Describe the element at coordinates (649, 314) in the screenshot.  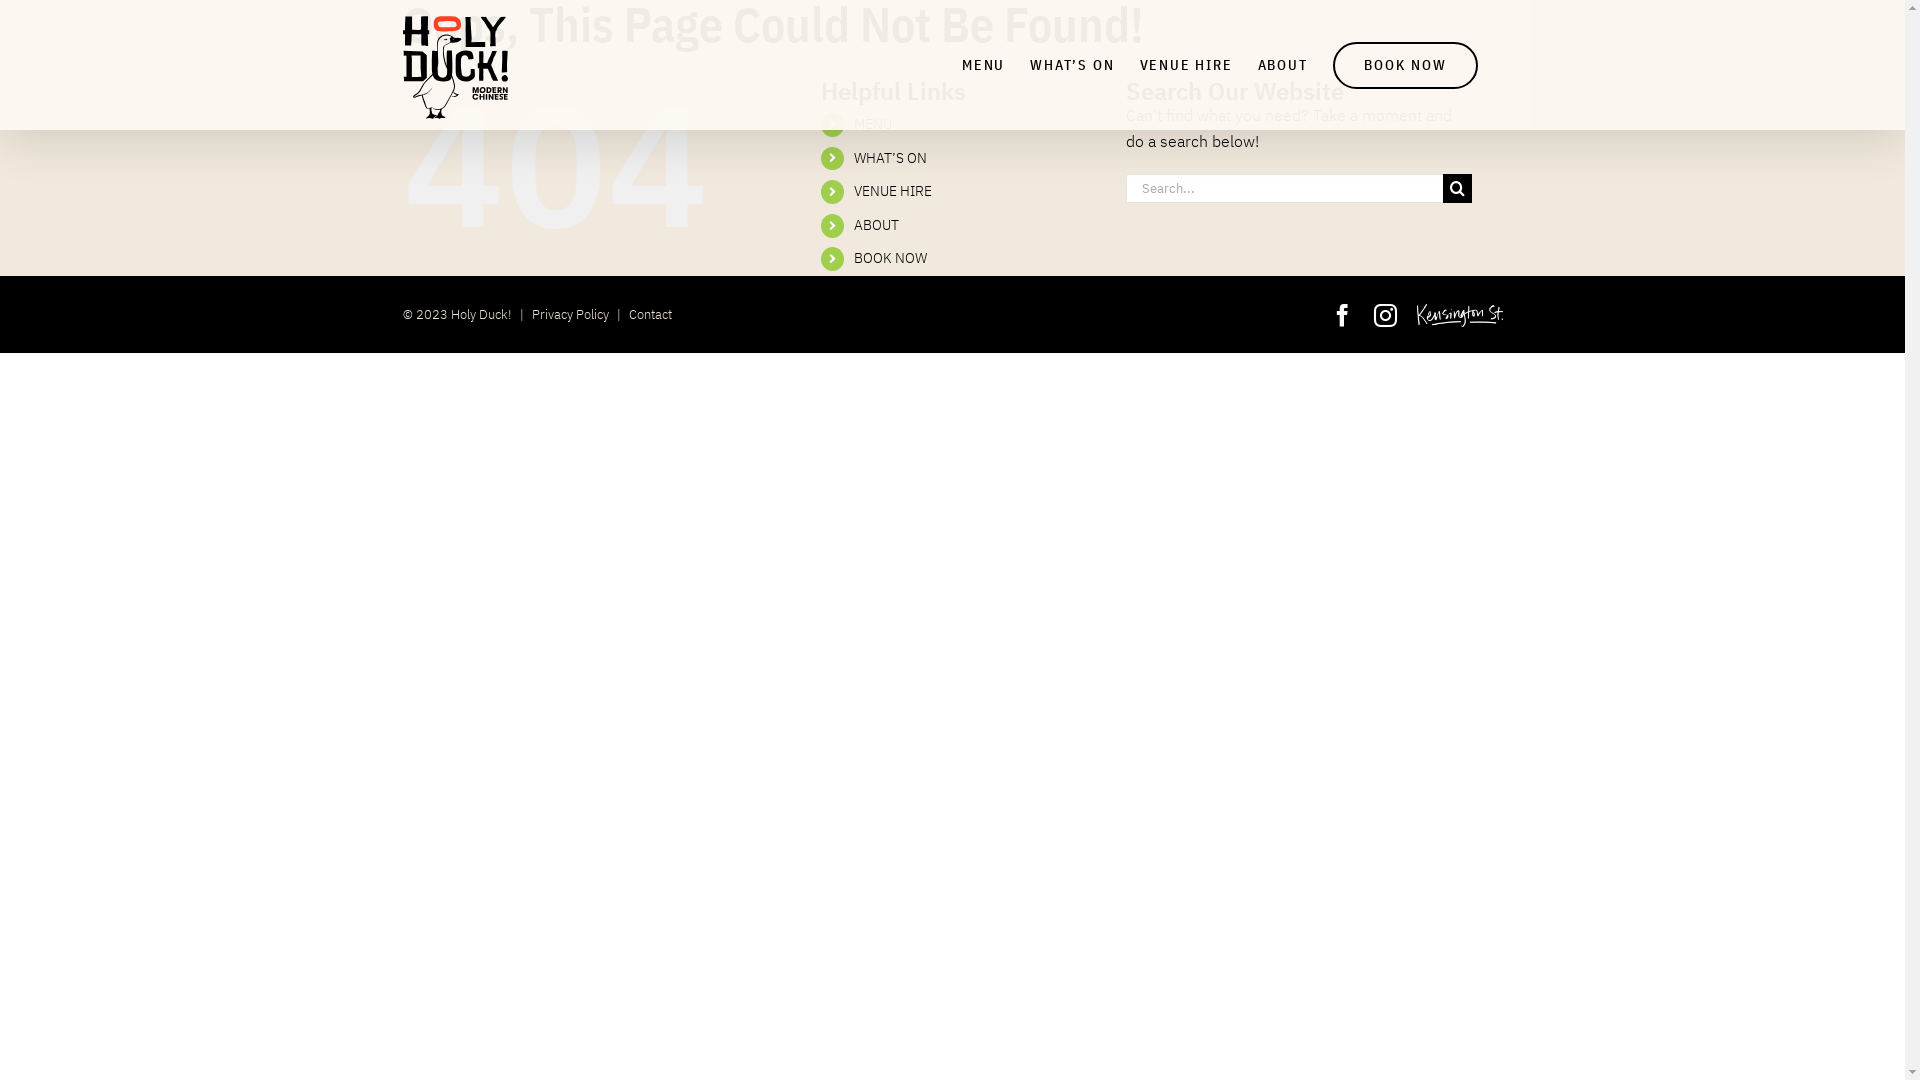
I see `'Contact'` at that location.